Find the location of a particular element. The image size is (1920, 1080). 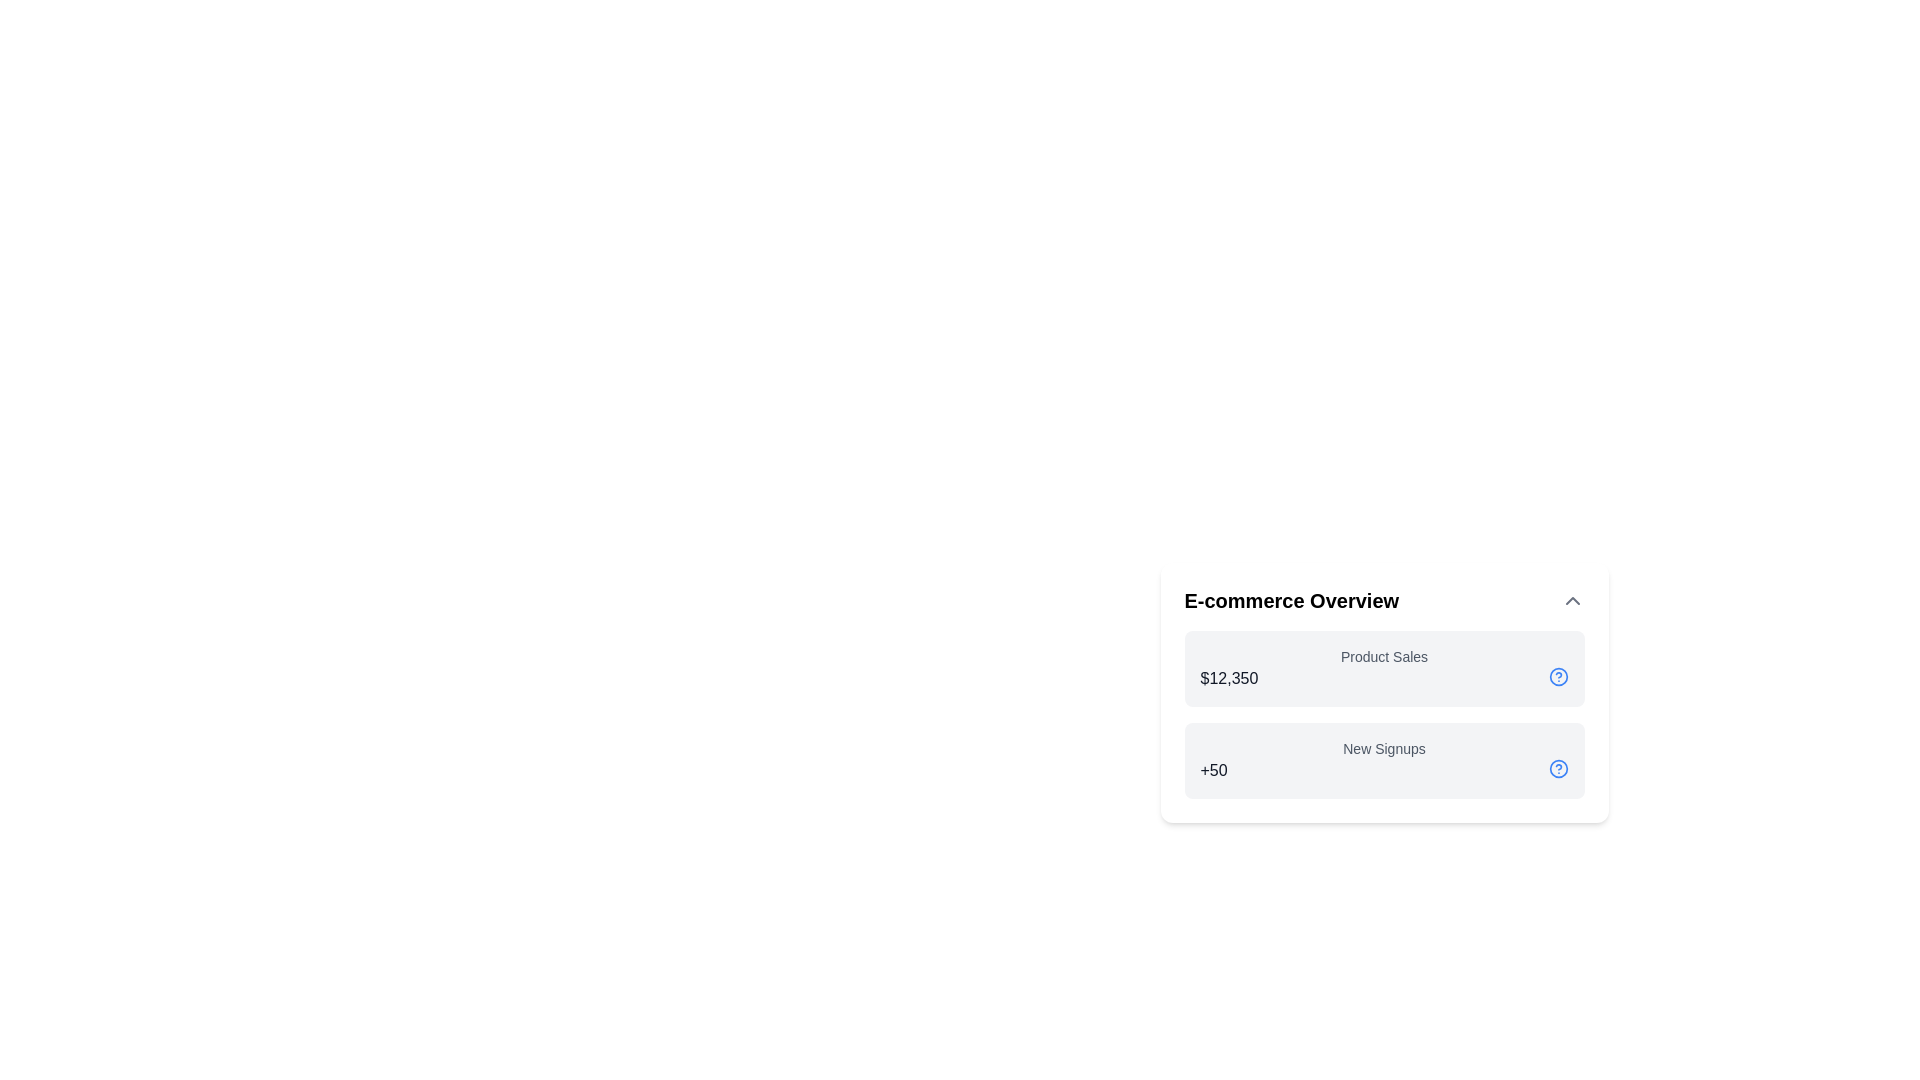

the upward-pointing chevron icon in the top-right corner of the 'E-commerce Overview' card is located at coordinates (1571, 600).